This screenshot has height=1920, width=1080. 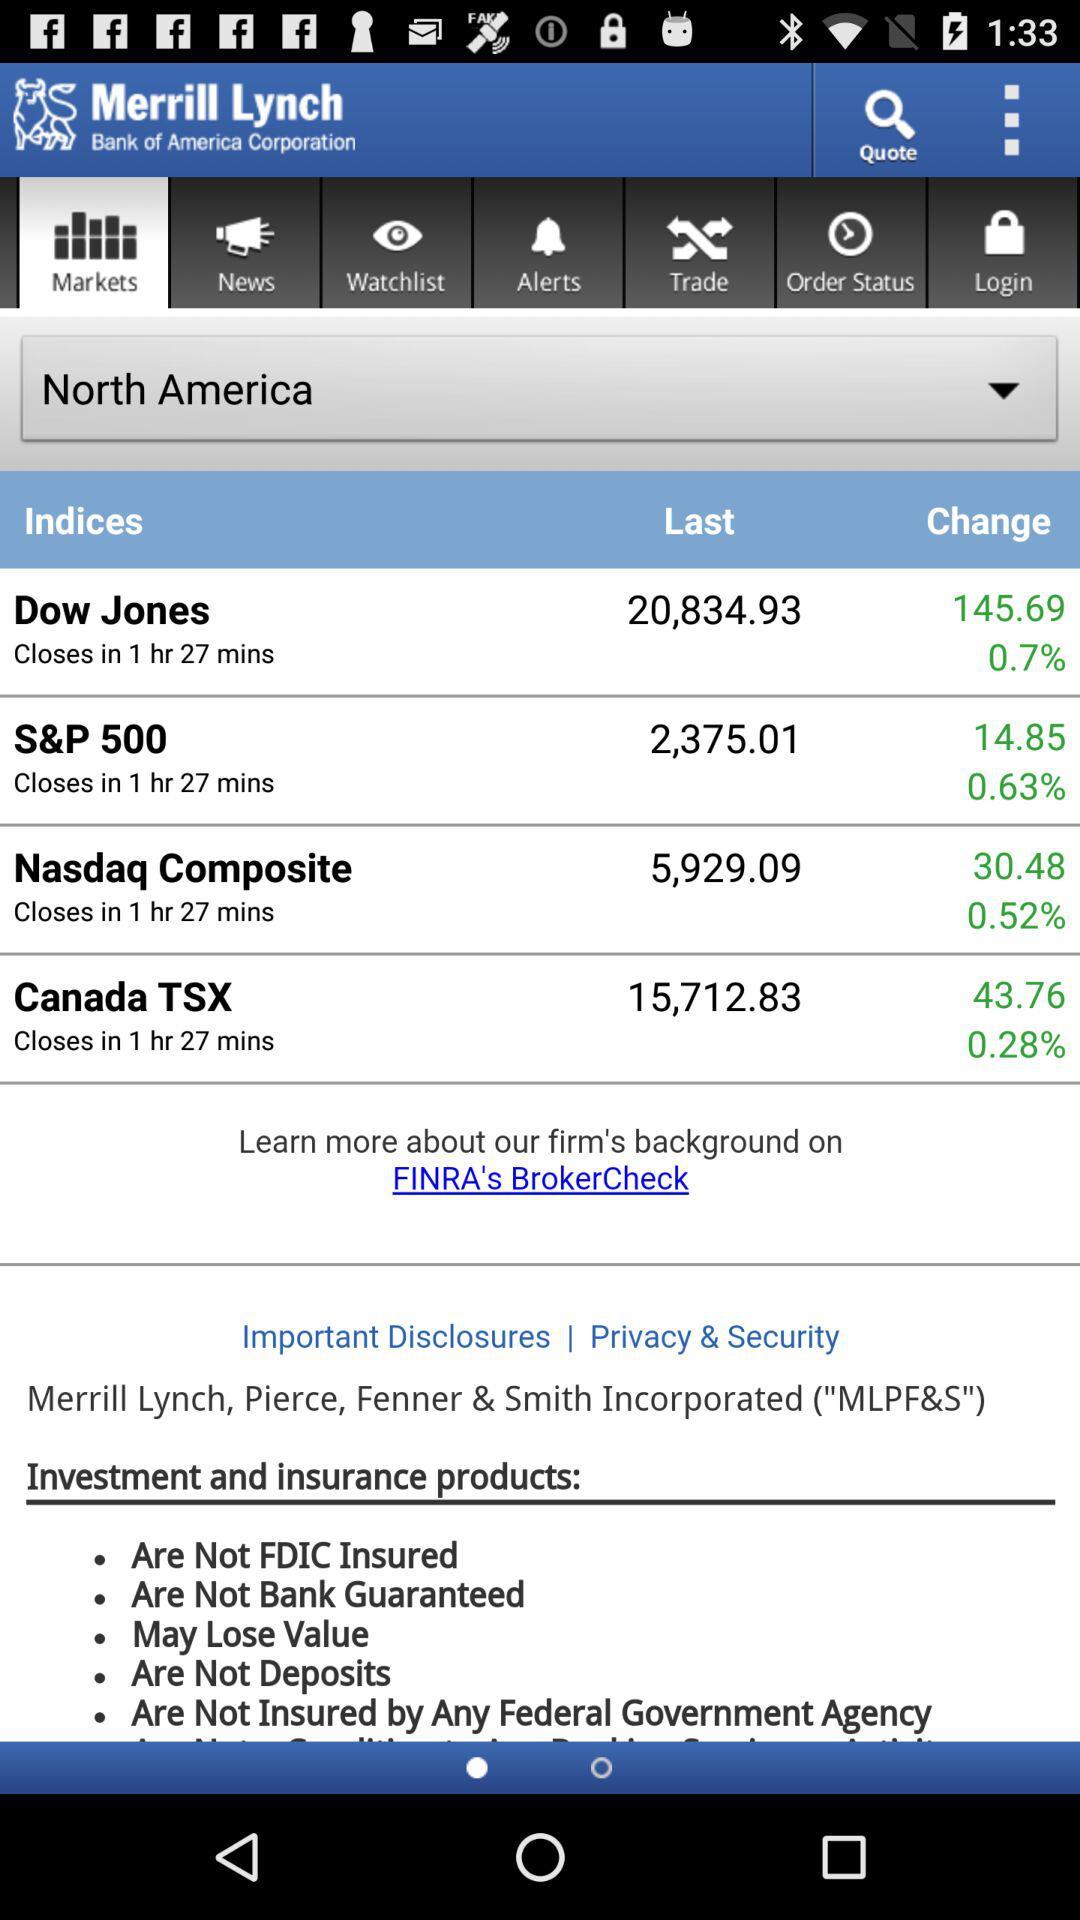 I want to click on the time icon, so click(x=851, y=258).